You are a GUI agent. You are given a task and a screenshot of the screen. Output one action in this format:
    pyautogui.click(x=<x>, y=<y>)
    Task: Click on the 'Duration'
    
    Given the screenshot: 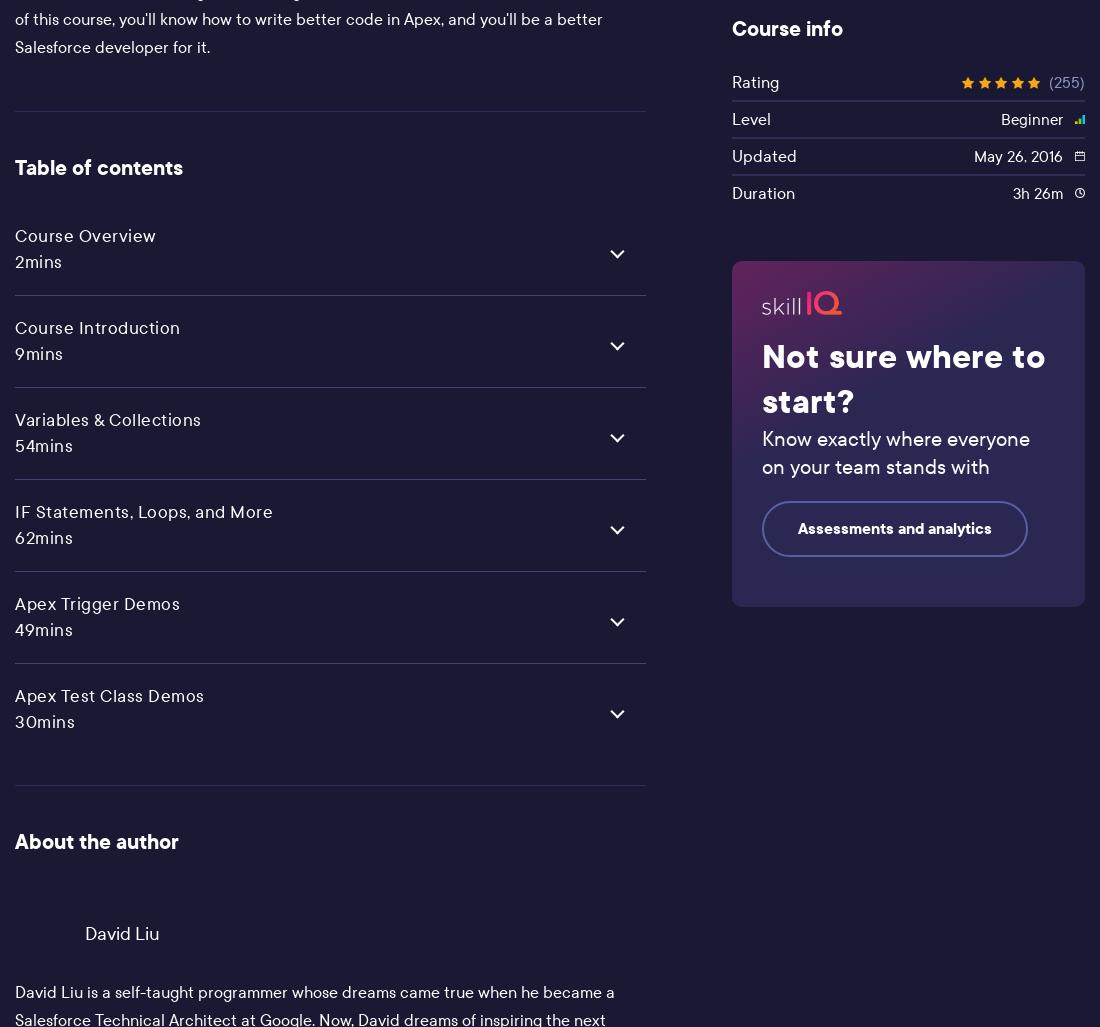 What is the action you would take?
    pyautogui.click(x=762, y=191)
    